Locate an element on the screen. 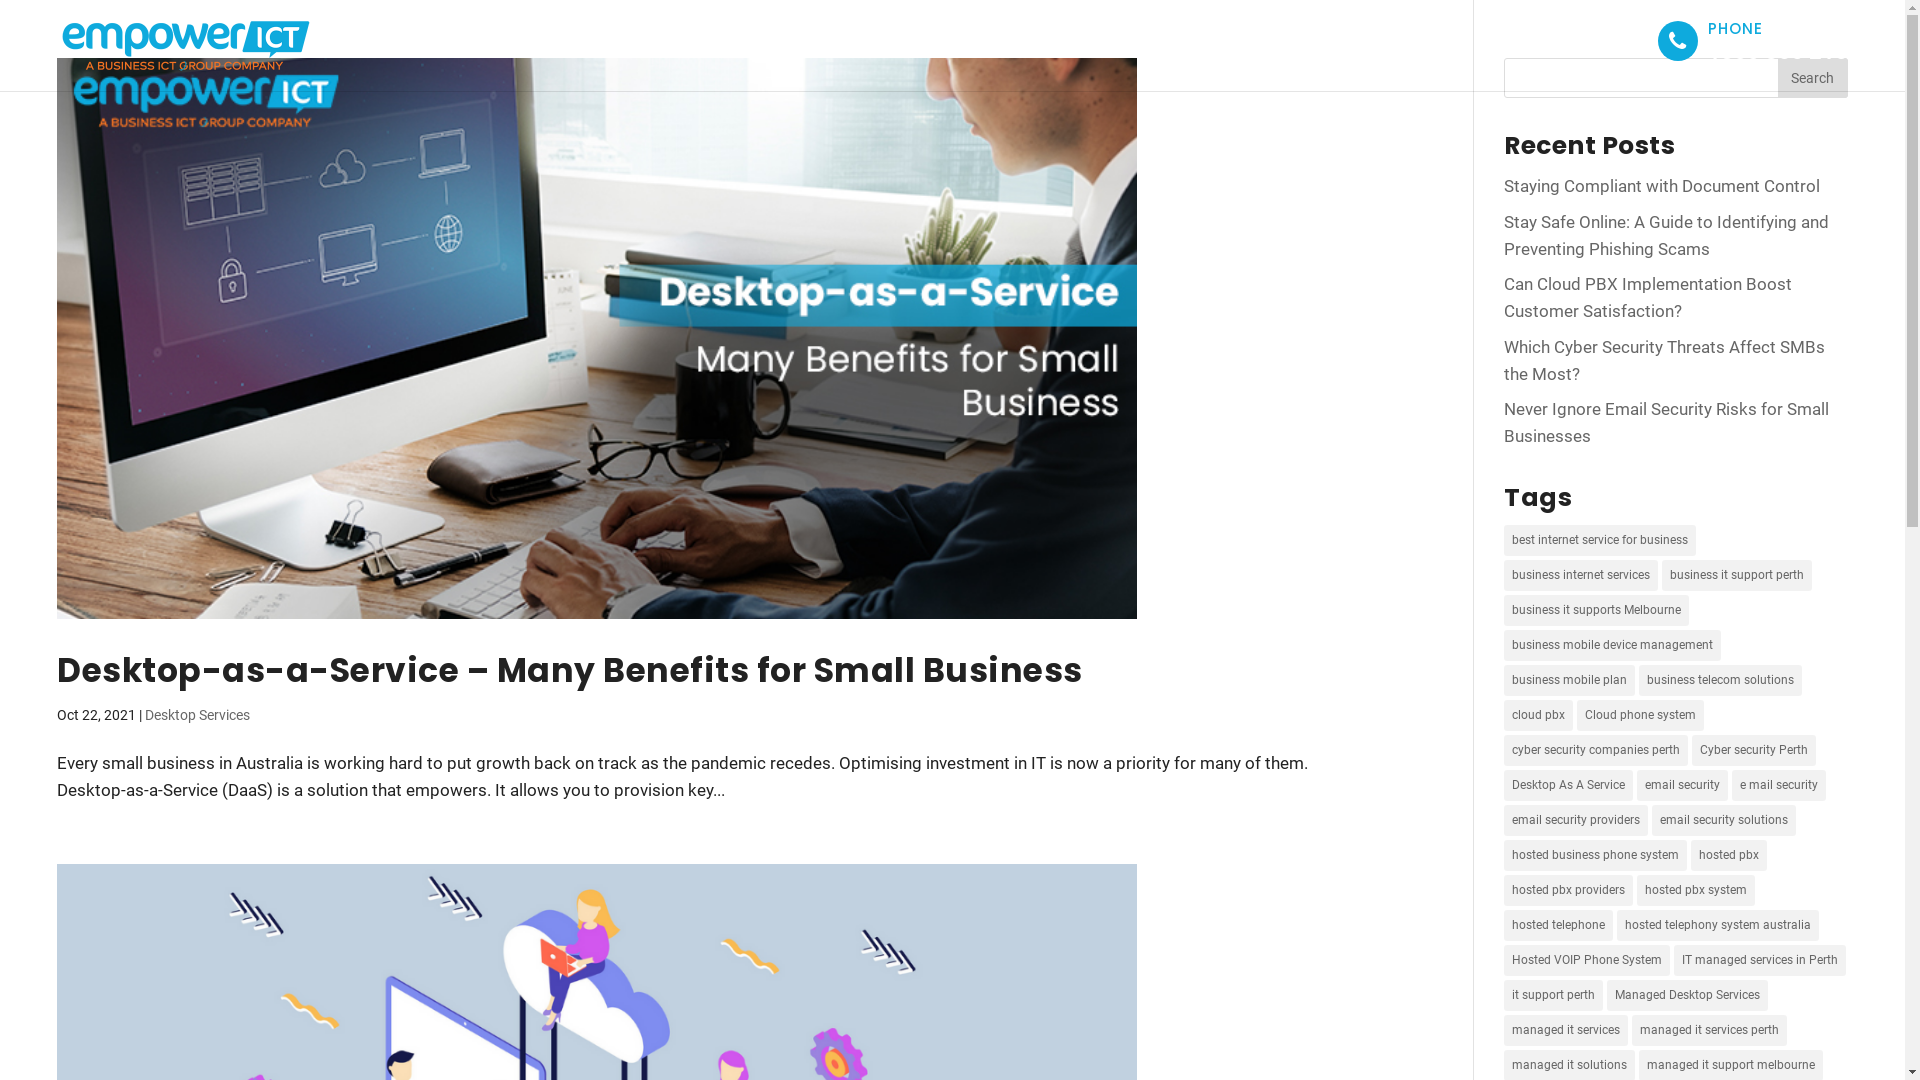 Image resolution: width=1920 pixels, height=1080 pixels. 'Blog' is located at coordinates (1498, 39).